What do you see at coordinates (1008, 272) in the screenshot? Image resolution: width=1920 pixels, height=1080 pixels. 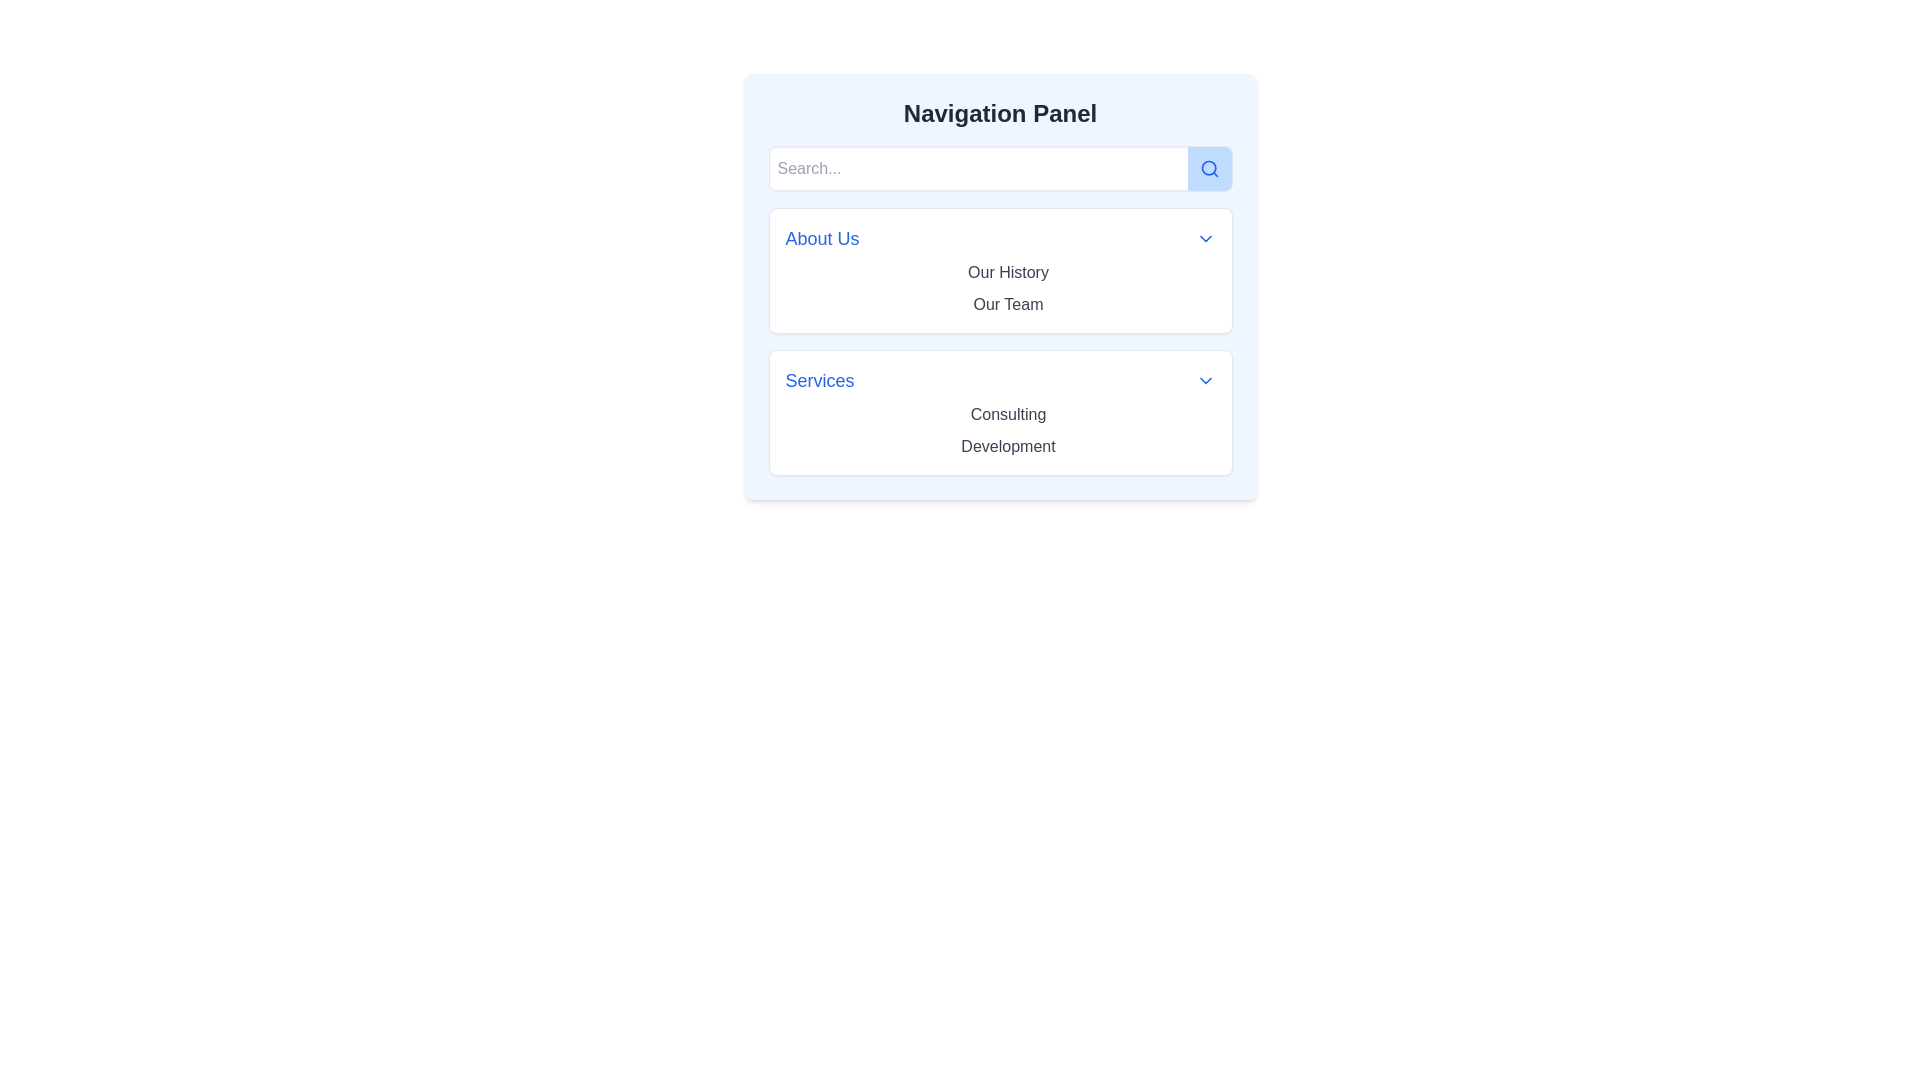 I see `the 'Our History' hyperlink located under the 'About Us' section in the navigation panel` at bounding box center [1008, 272].